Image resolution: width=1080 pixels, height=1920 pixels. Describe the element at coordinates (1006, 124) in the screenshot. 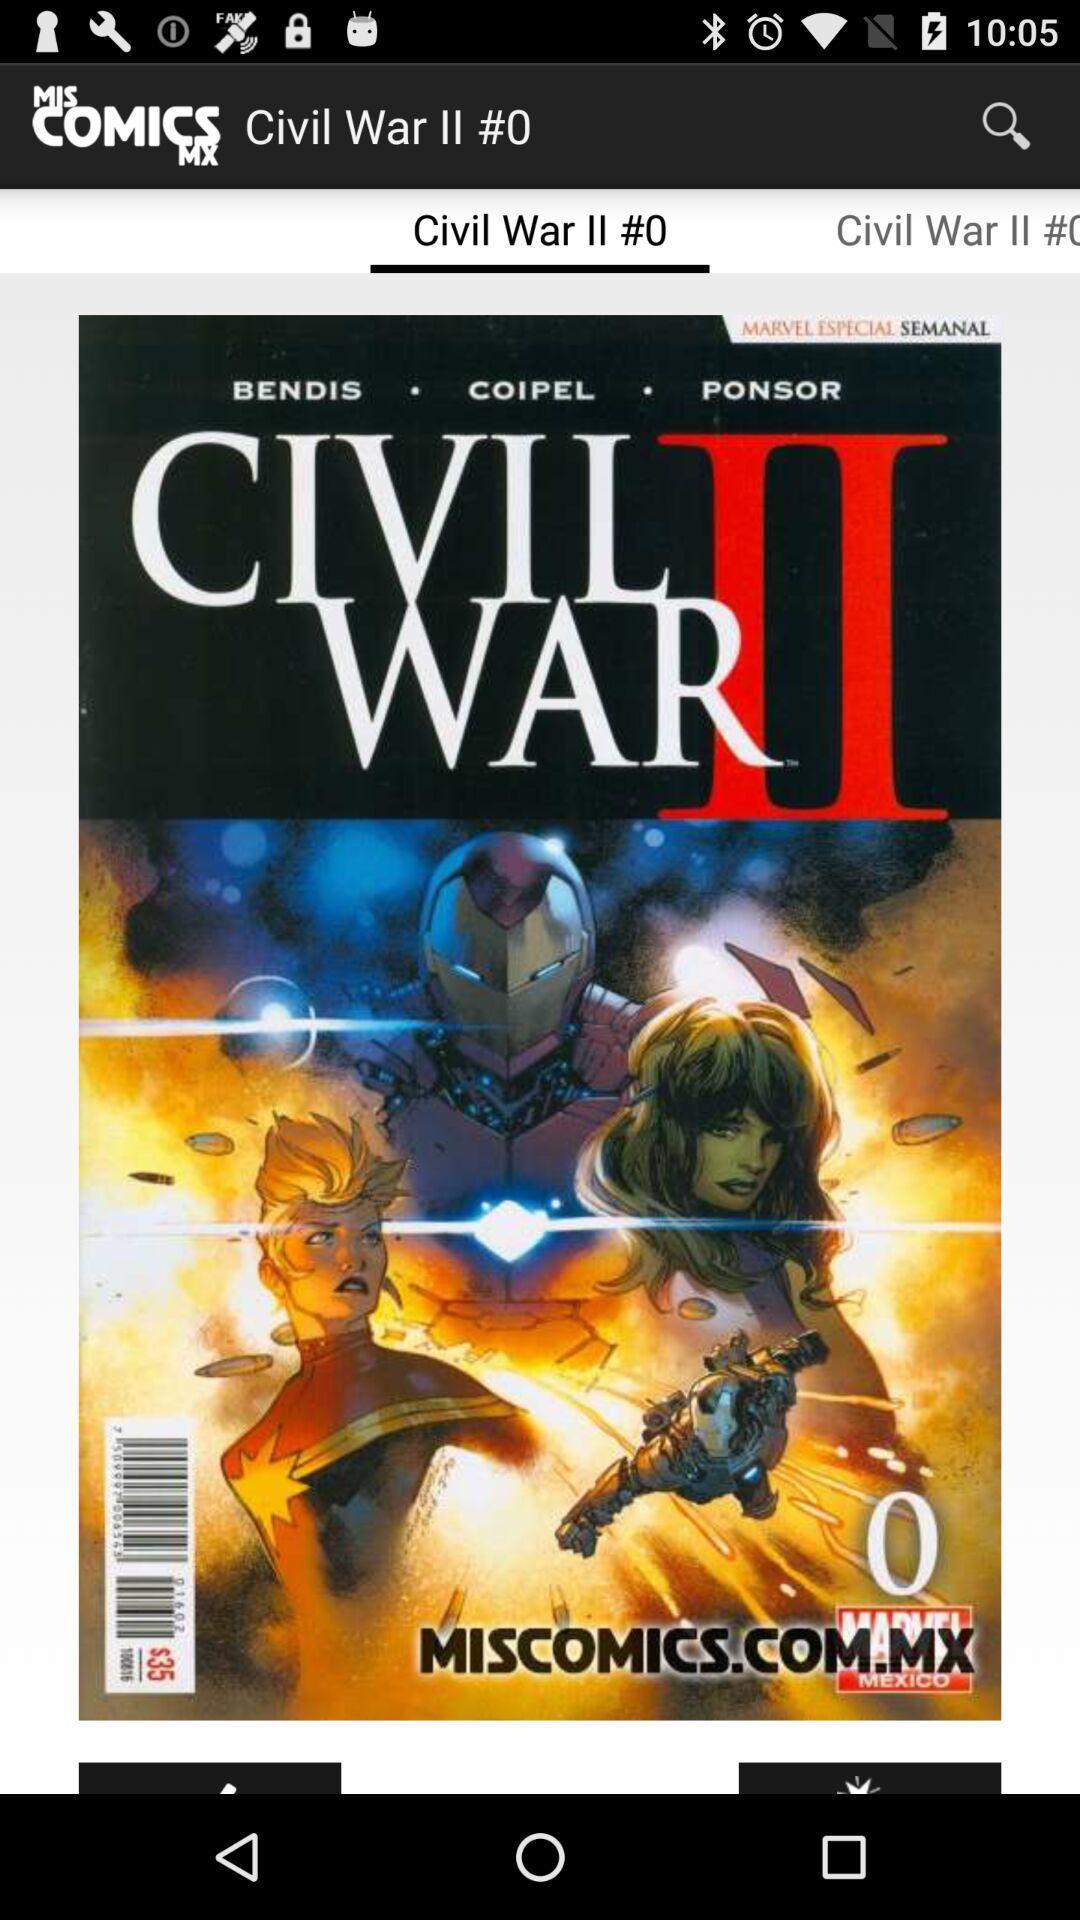

I see `the icon above civil war ii app` at that location.